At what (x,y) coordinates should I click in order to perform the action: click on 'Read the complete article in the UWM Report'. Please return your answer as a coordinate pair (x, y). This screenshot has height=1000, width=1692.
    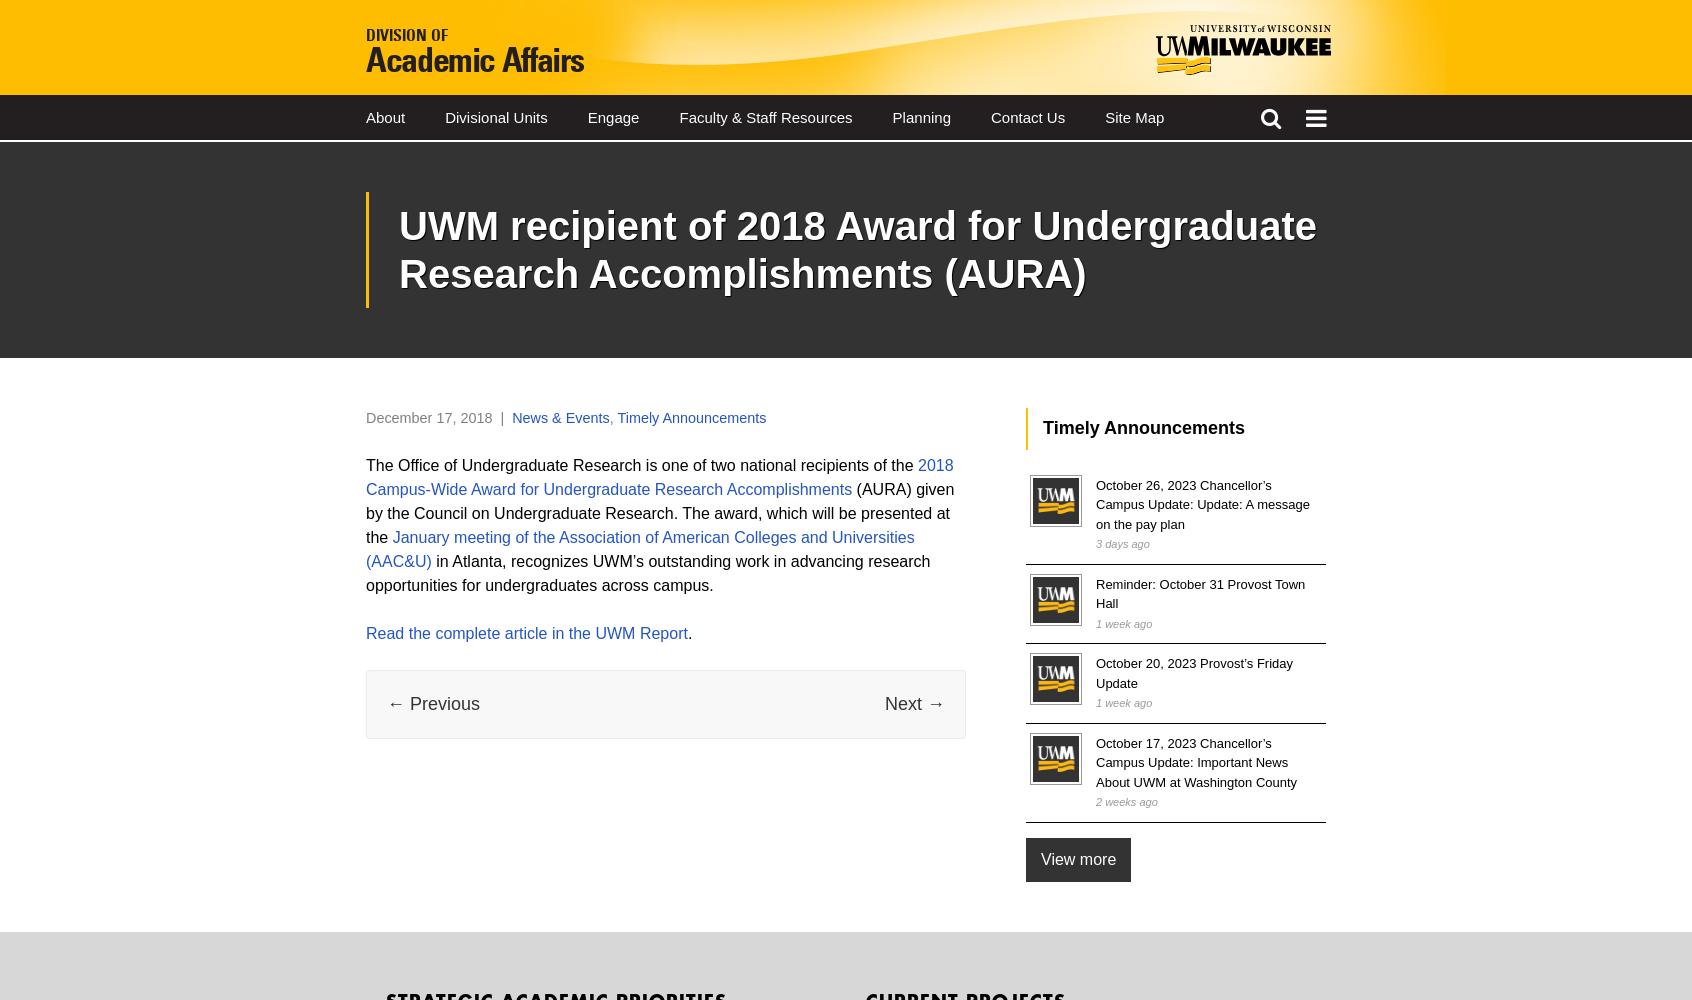
    Looking at the image, I should click on (526, 632).